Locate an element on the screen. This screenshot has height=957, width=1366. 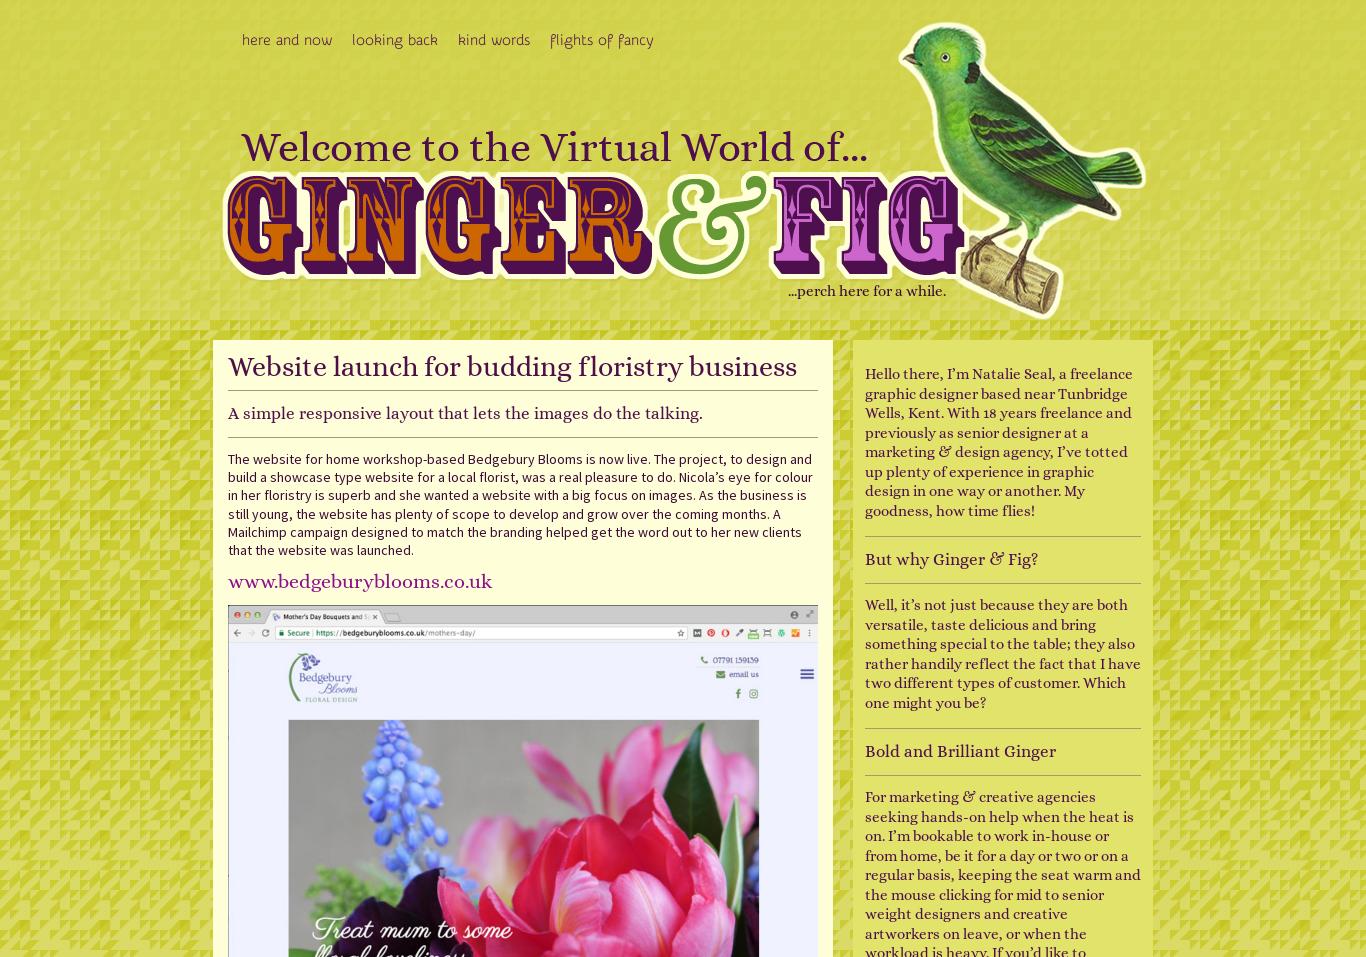
'kind words' is located at coordinates (457, 39).